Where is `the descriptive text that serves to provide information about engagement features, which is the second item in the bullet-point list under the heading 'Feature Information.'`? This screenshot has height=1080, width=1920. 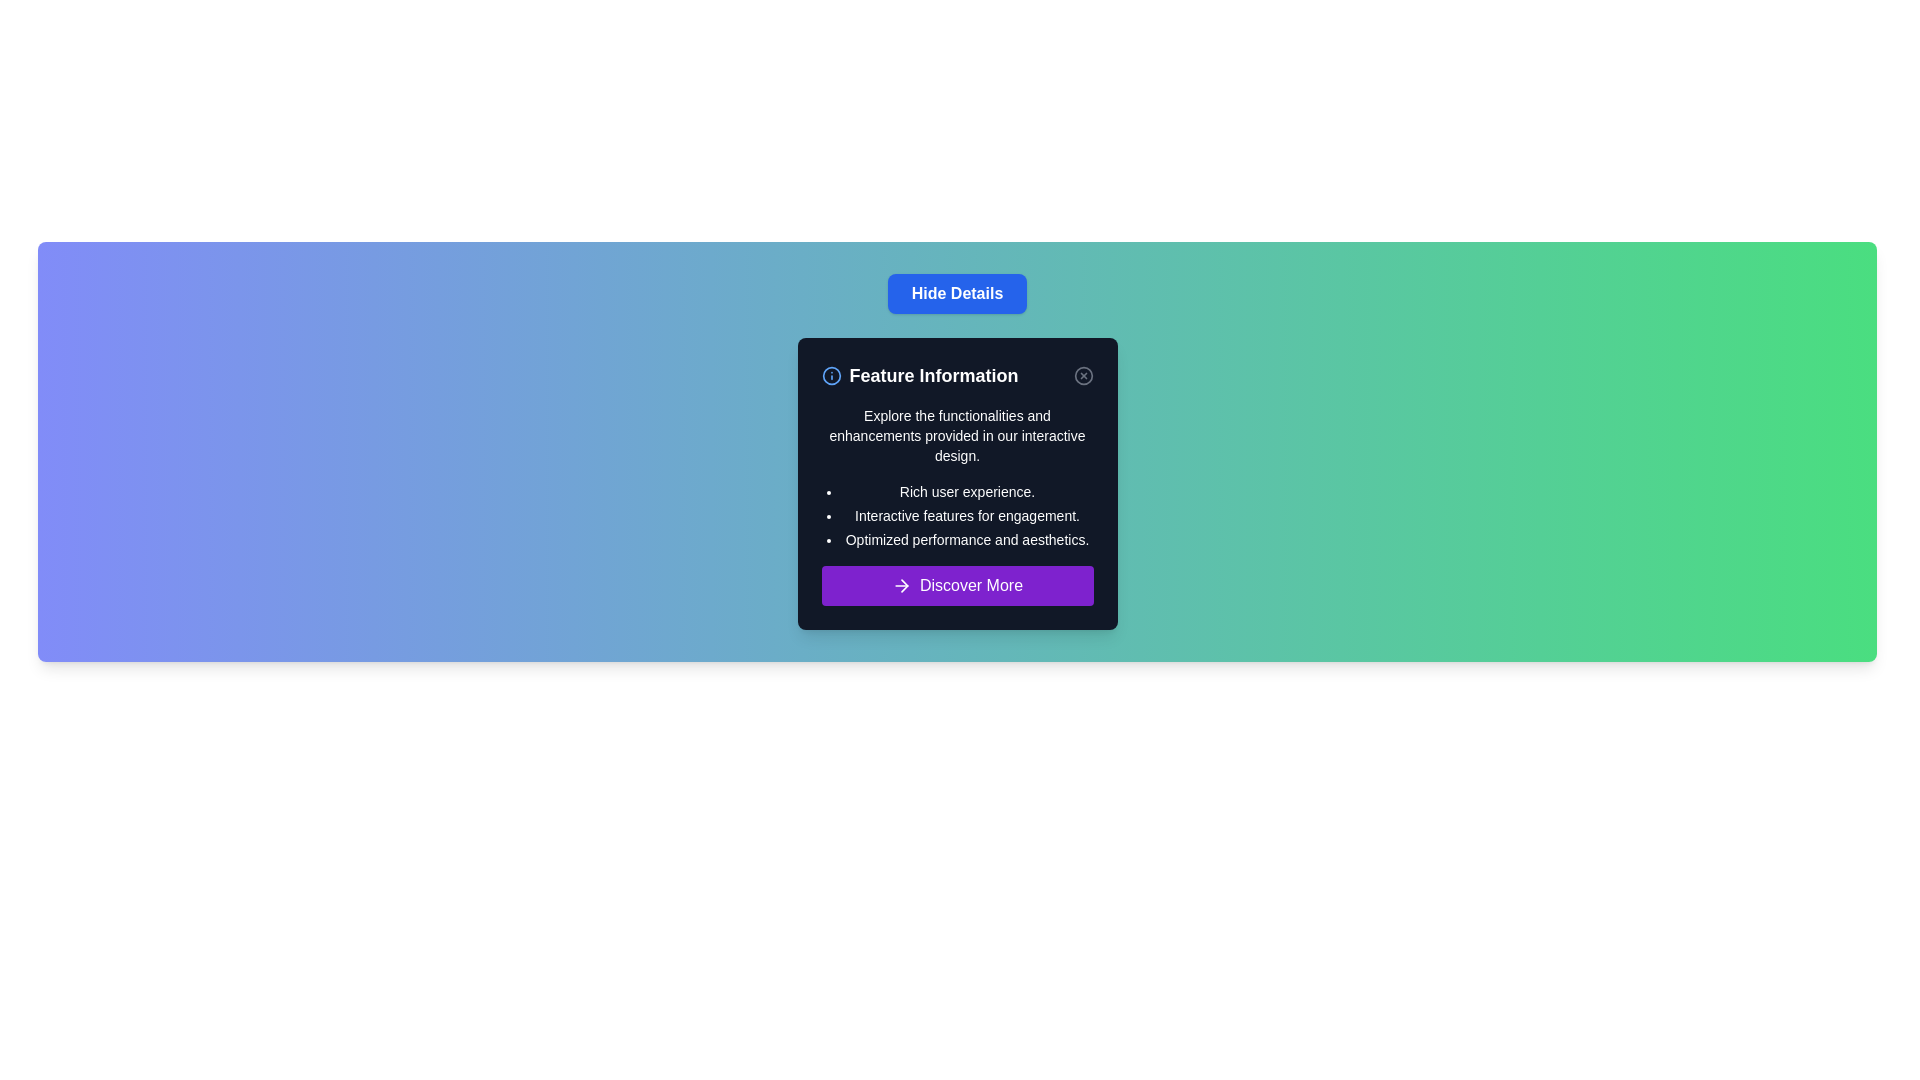
the descriptive text that serves to provide information about engagement features, which is the second item in the bullet-point list under the heading 'Feature Information.' is located at coordinates (967, 515).